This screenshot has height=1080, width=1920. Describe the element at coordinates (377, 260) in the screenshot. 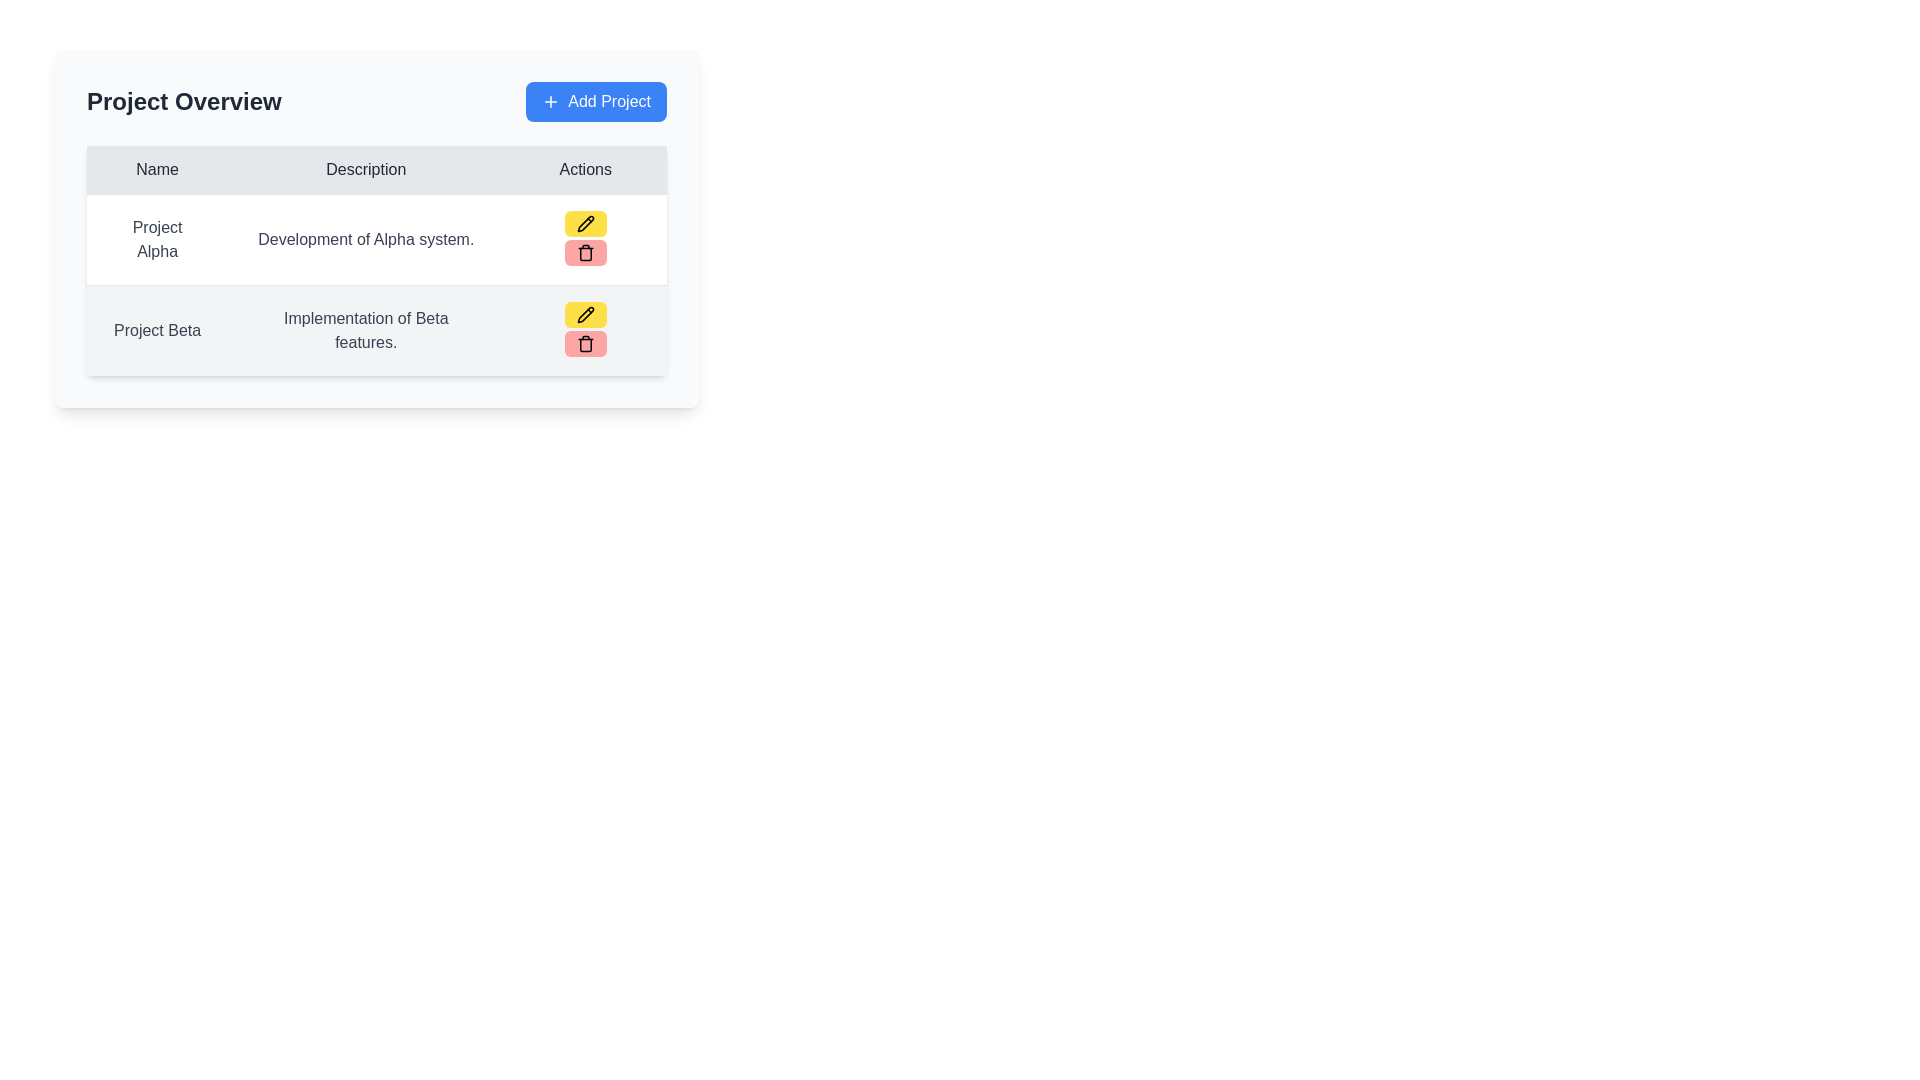

I see `the content of the Project Overview table by clicking on its central area` at that location.